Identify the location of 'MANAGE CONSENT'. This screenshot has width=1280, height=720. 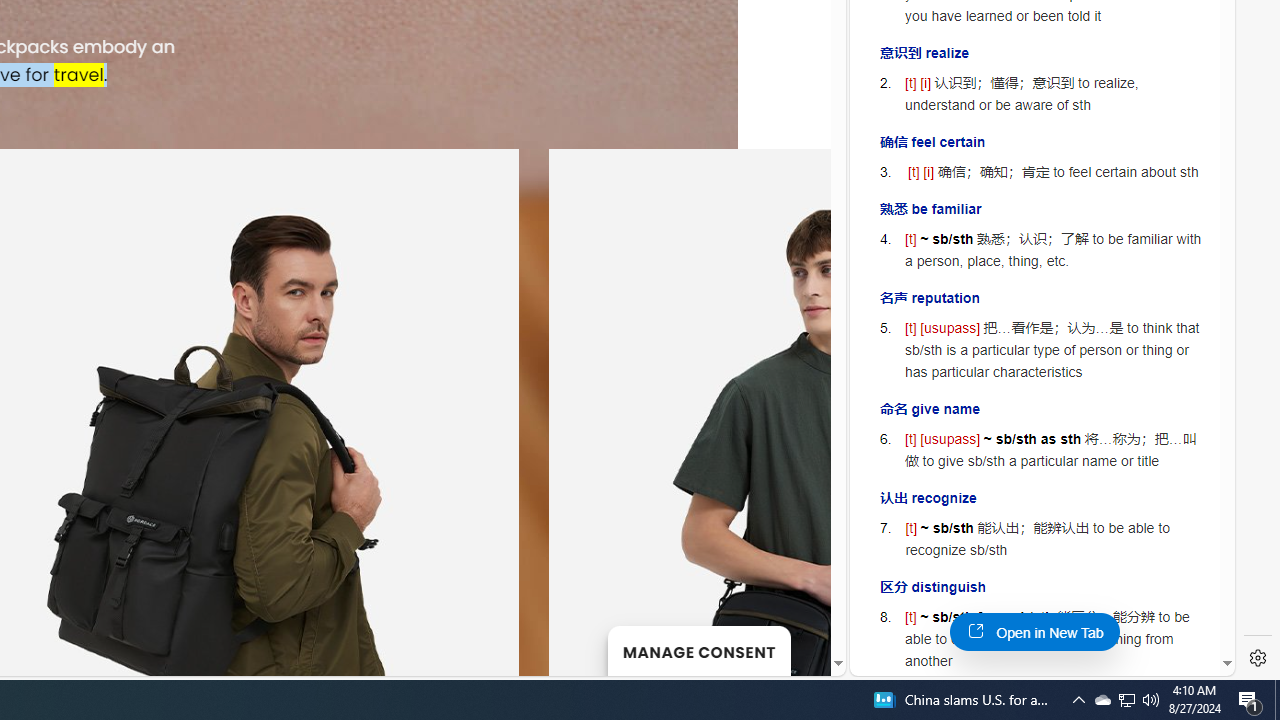
(698, 650).